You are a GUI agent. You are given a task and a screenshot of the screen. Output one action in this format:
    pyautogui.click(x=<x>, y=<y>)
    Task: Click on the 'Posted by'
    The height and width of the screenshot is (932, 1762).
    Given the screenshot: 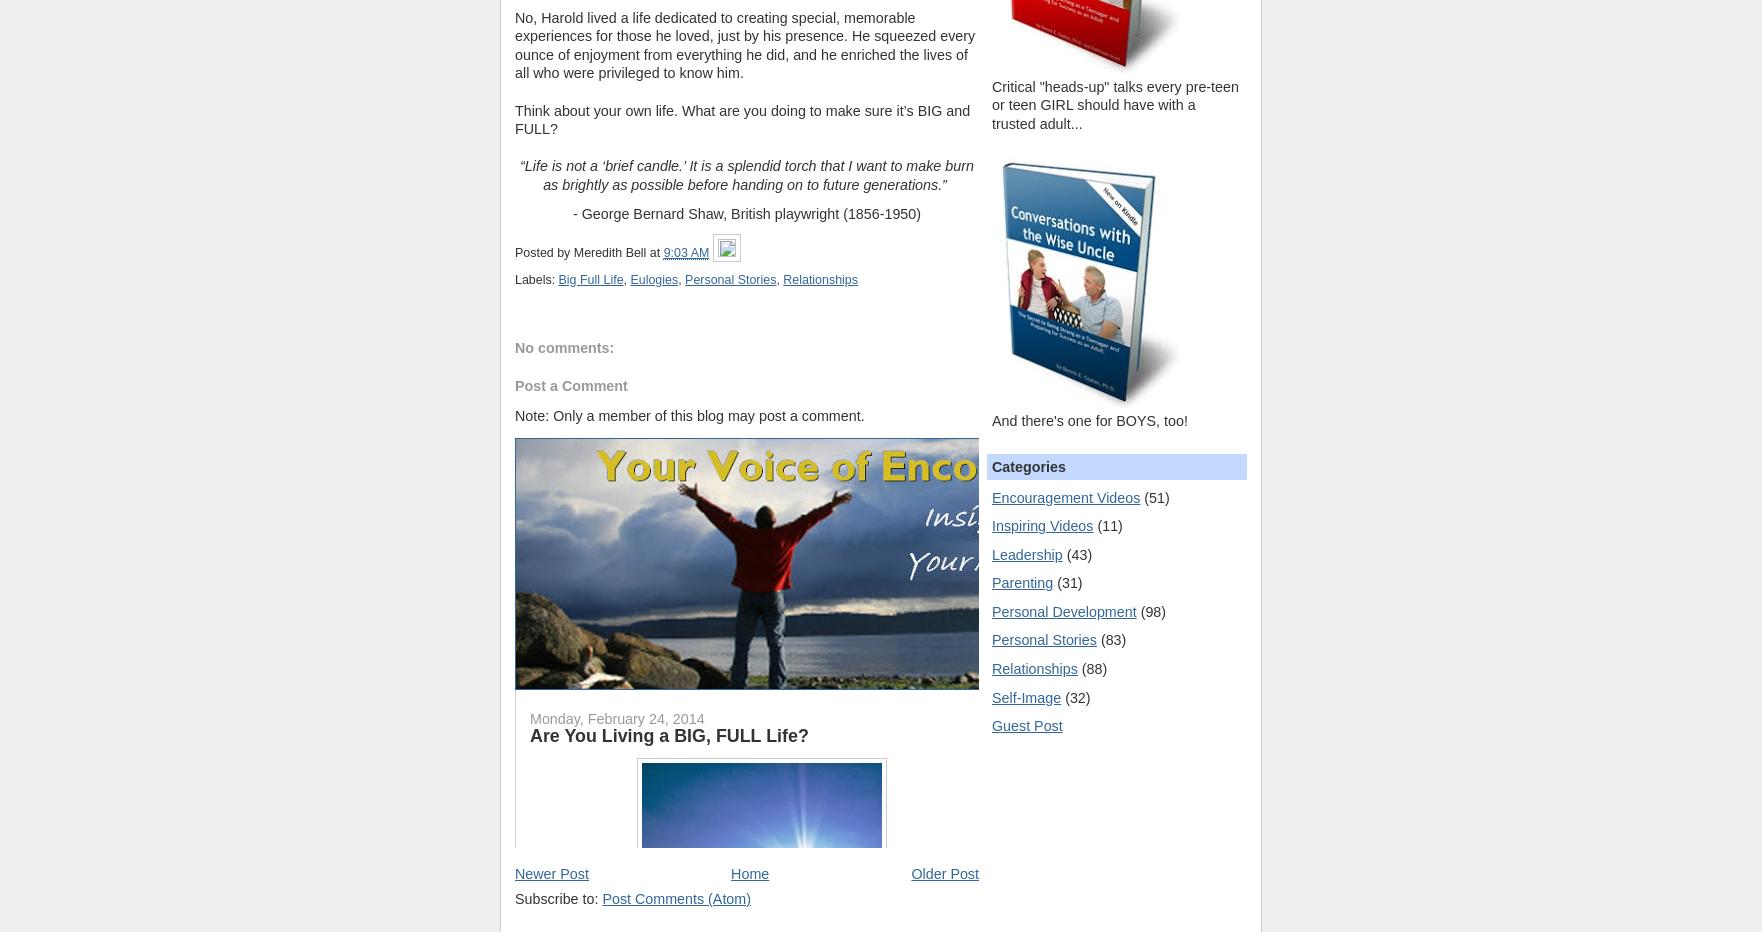 What is the action you would take?
    pyautogui.click(x=514, y=252)
    